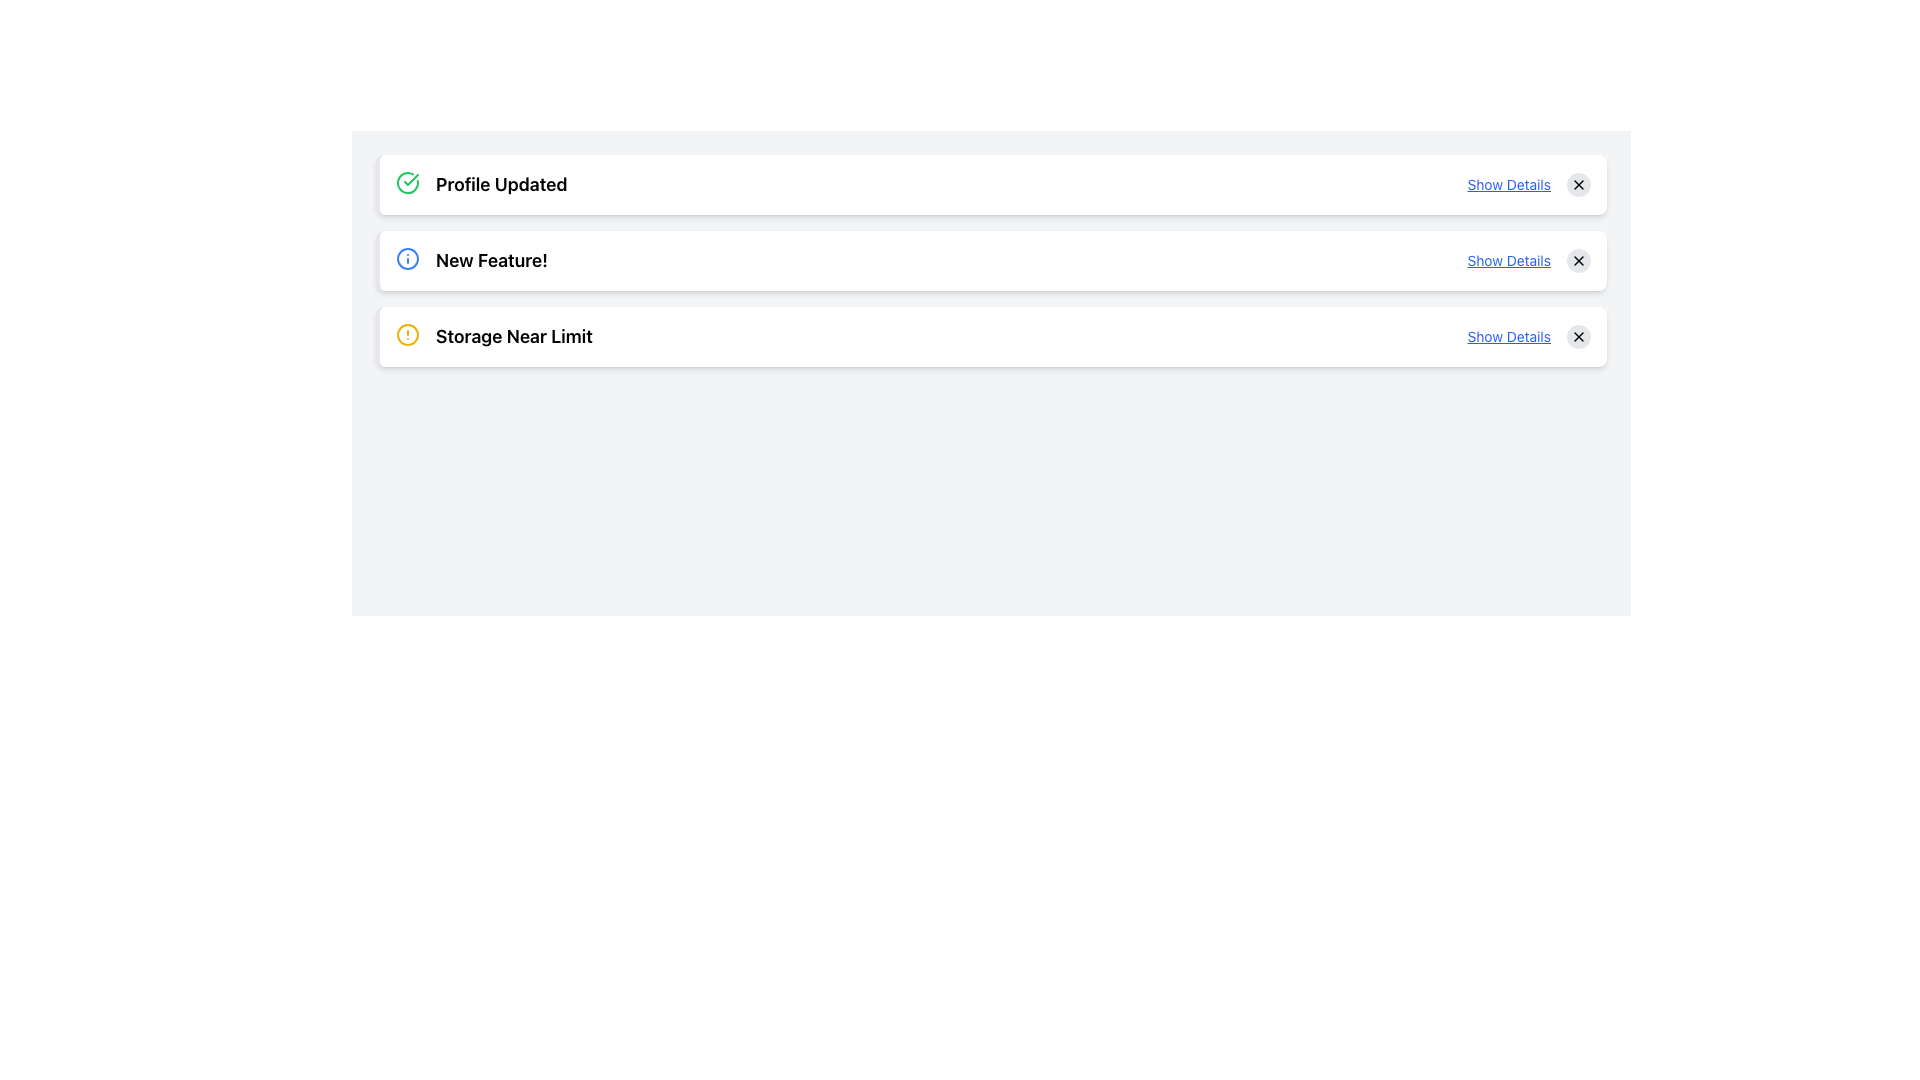 Image resolution: width=1920 pixels, height=1080 pixels. What do you see at coordinates (491, 260) in the screenshot?
I see `the text label reading 'New Feature!' which is the second notification in the list, positioned below 'Profile Updated' and above 'Storage Near Limit'` at bounding box center [491, 260].